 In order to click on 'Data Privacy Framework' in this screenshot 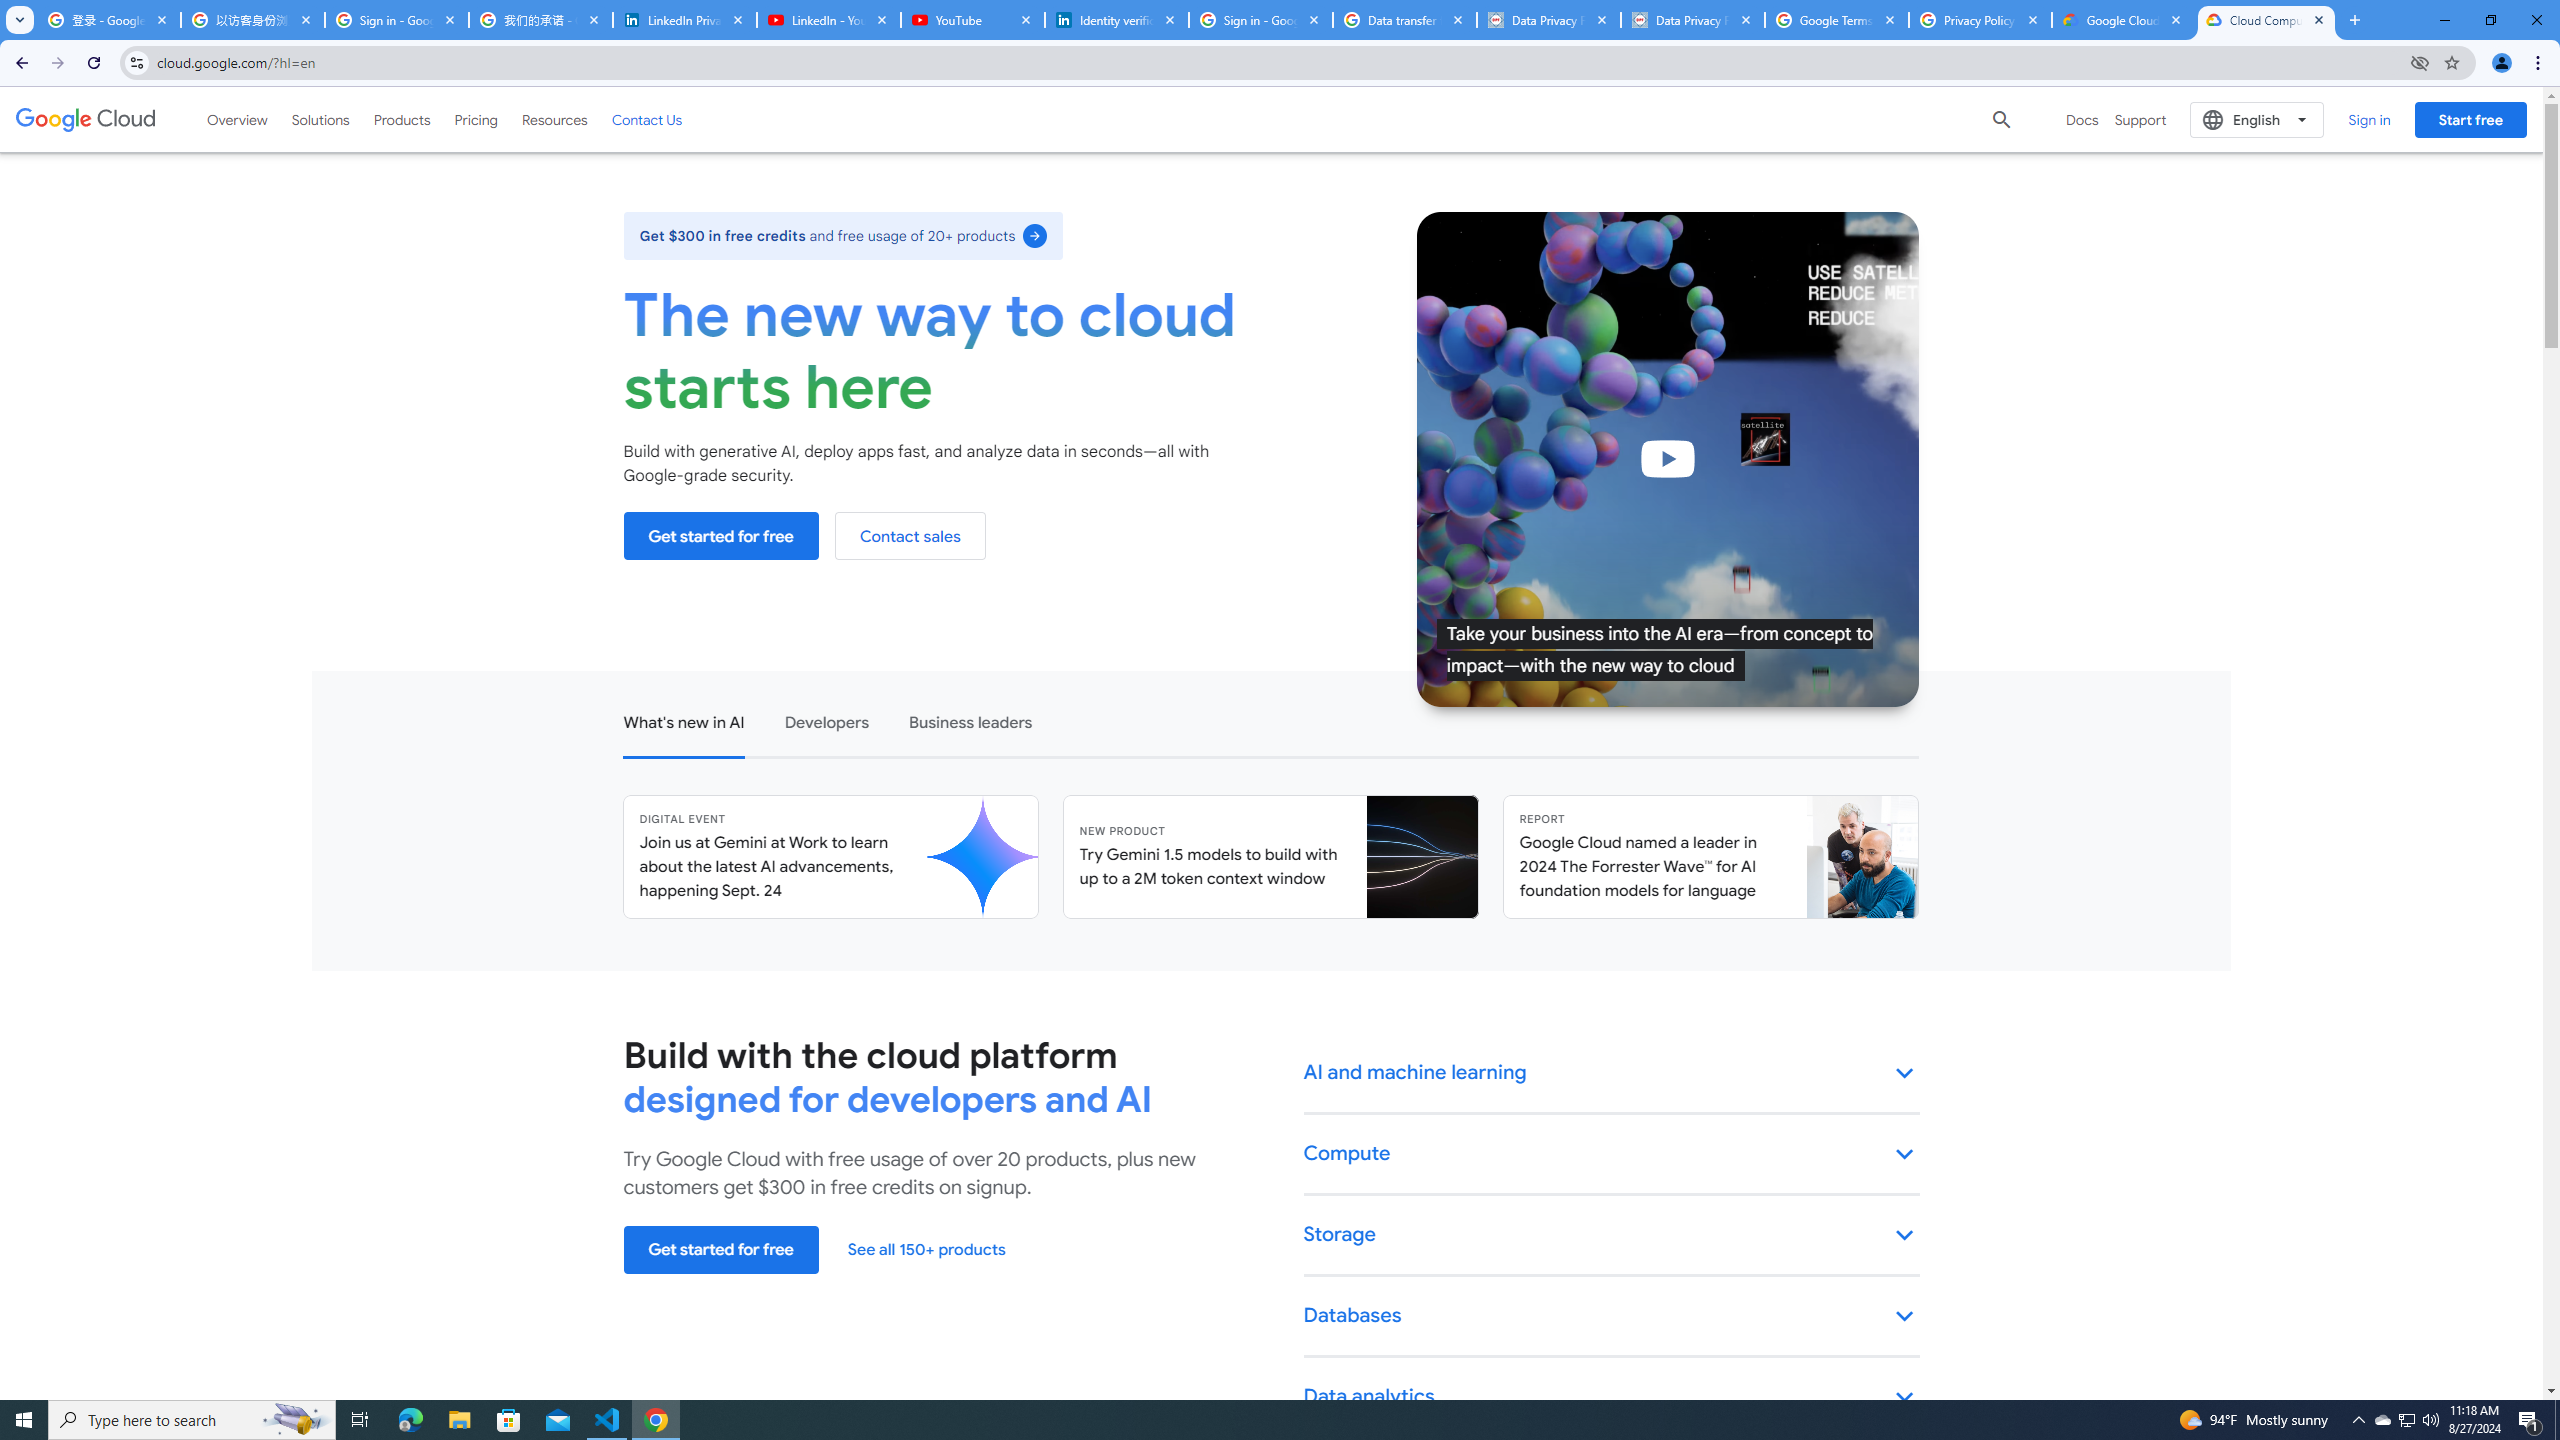, I will do `click(1548, 19)`.